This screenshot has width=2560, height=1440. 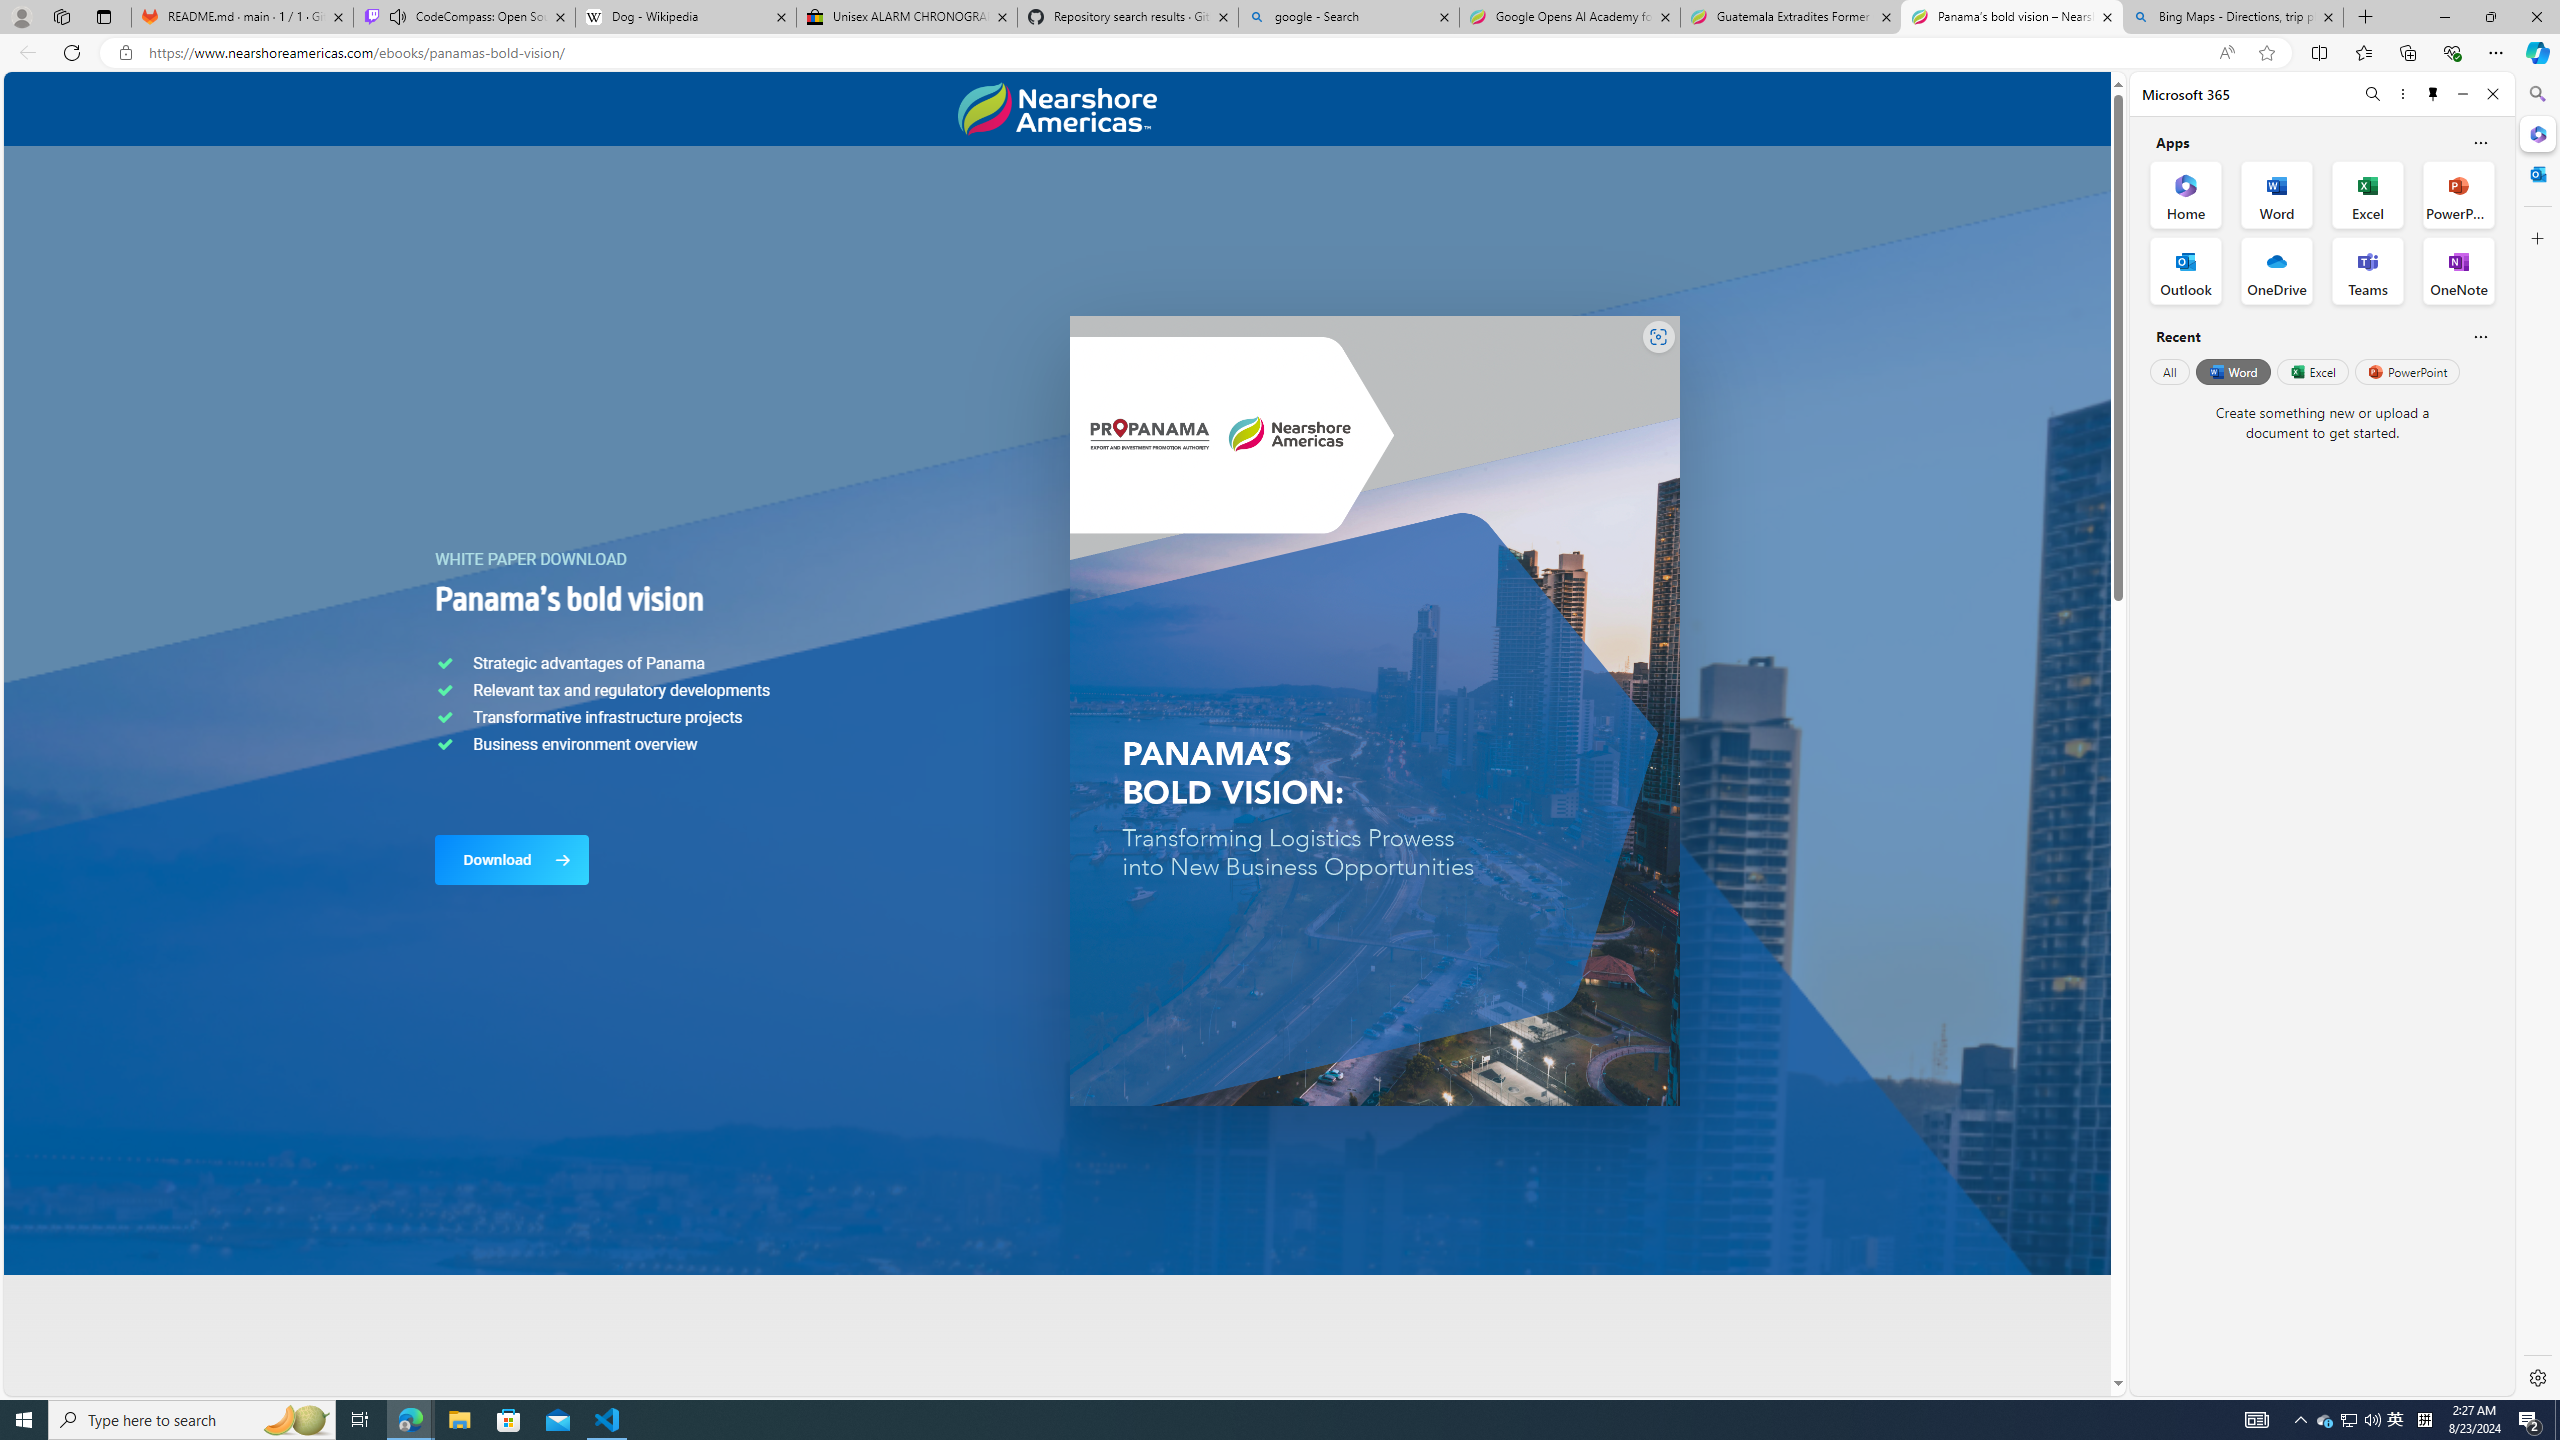 What do you see at coordinates (2368, 271) in the screenshot?
I see `'Teams Office App'` at bounding box center [2368, 271].